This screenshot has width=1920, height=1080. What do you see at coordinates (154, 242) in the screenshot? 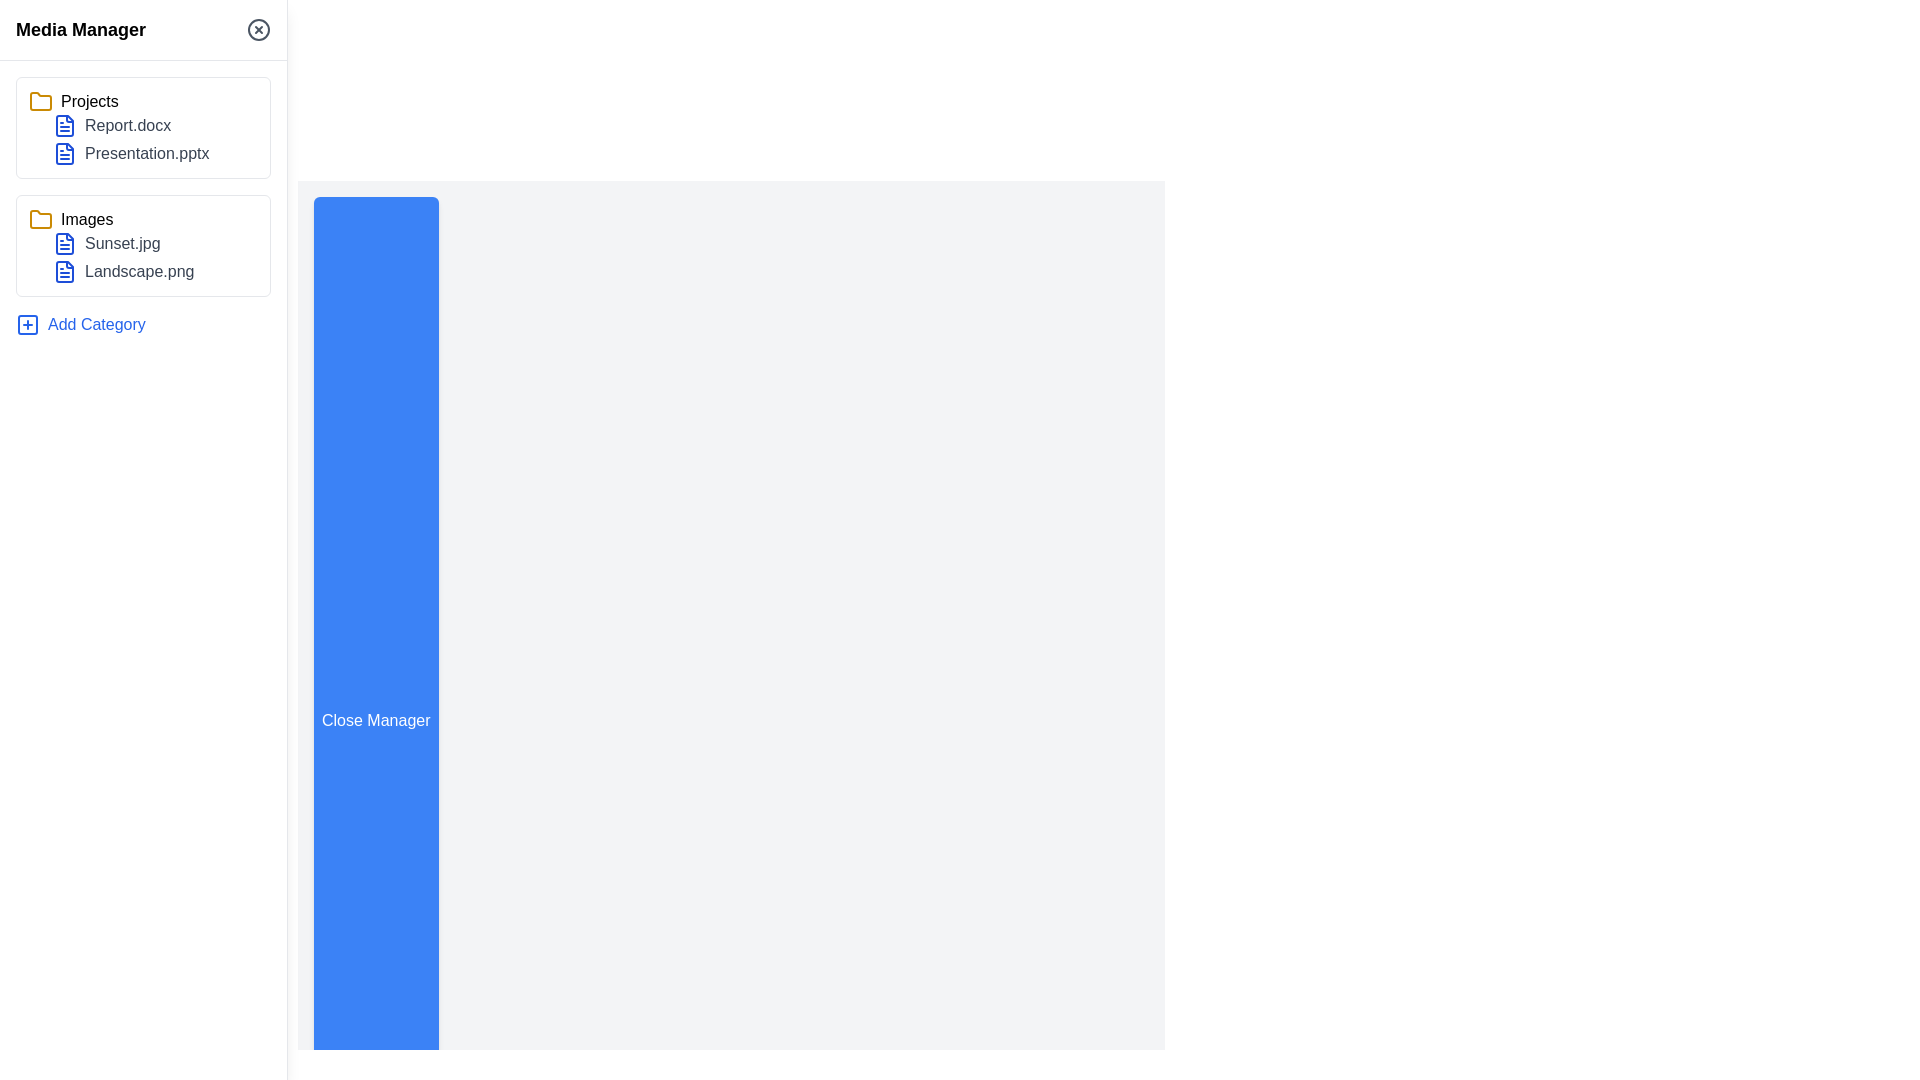
I see `the text label displaying the file name 'Sunset.jpg'` at bounding box center [154, 242].